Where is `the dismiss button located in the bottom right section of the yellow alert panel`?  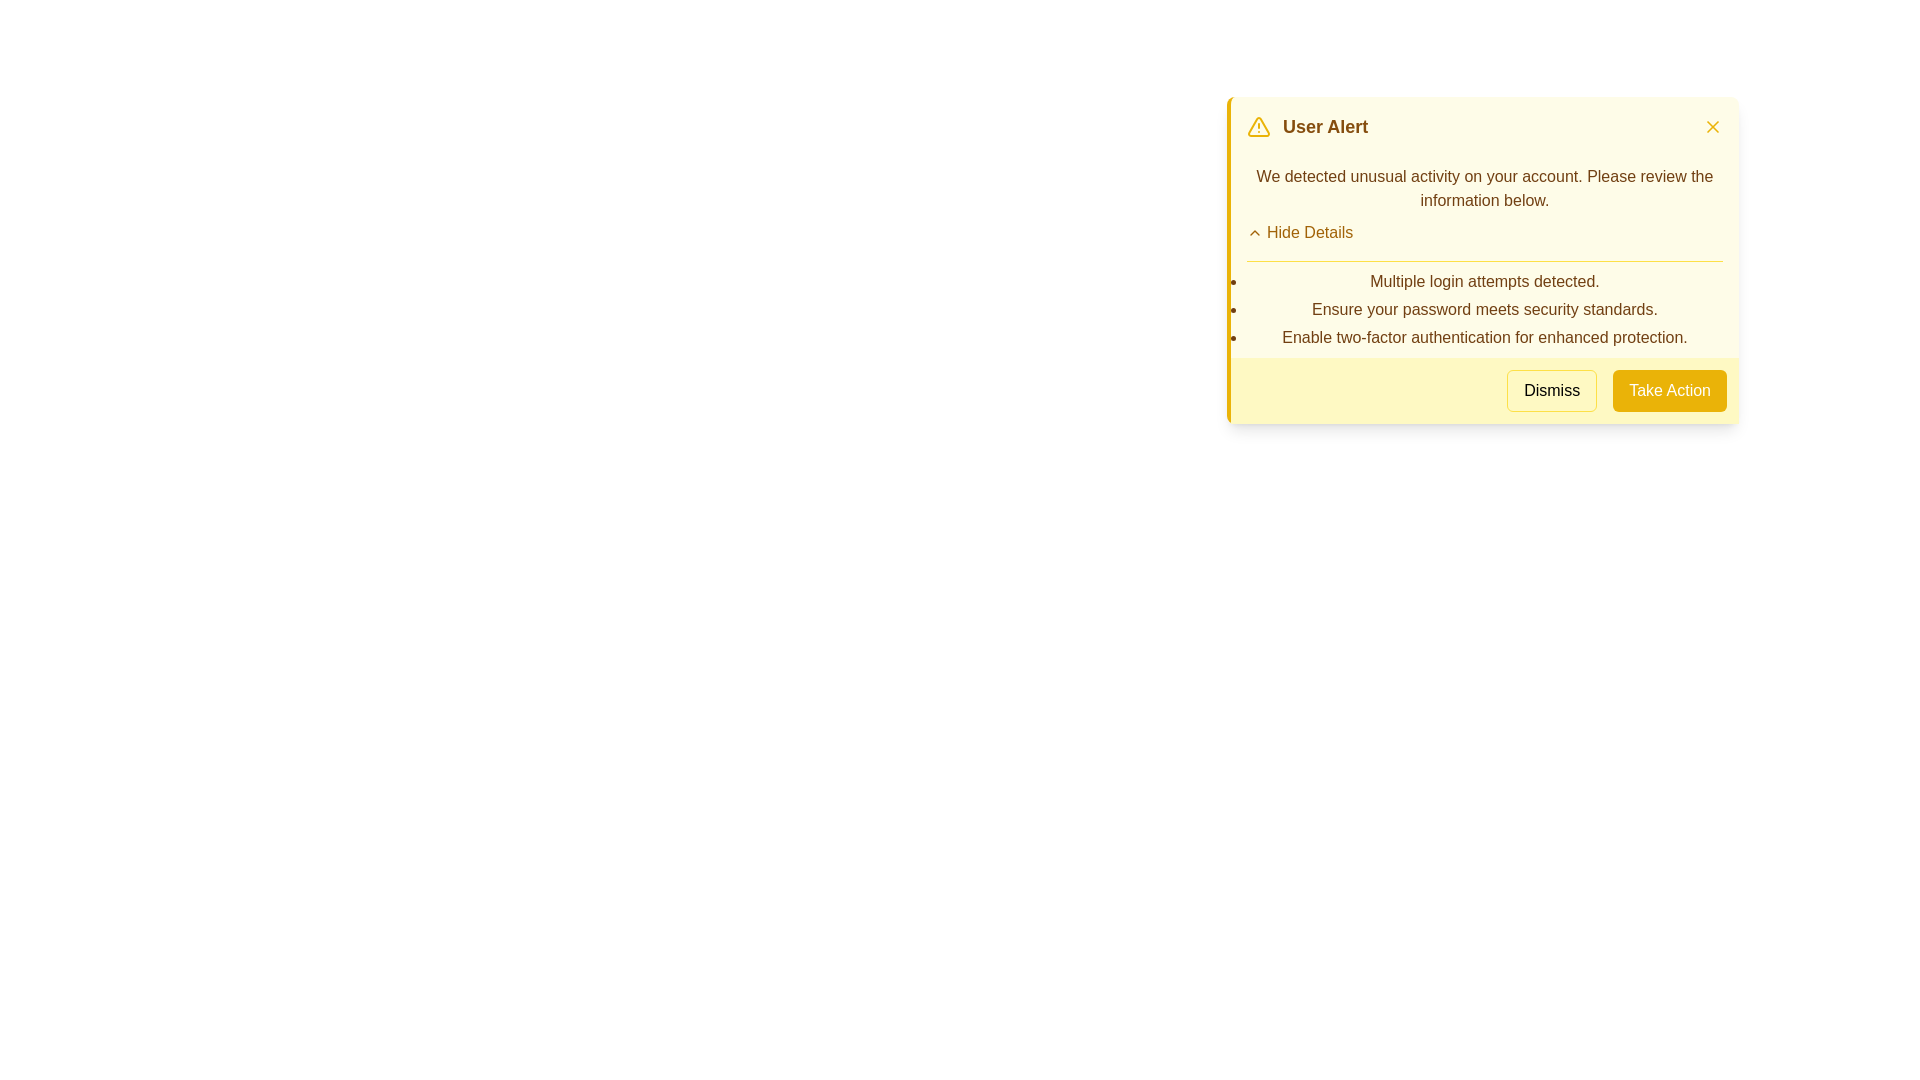
the dismiss button located in the bottom right section of the yellow alert panel is located at coordinates (1551, 390).